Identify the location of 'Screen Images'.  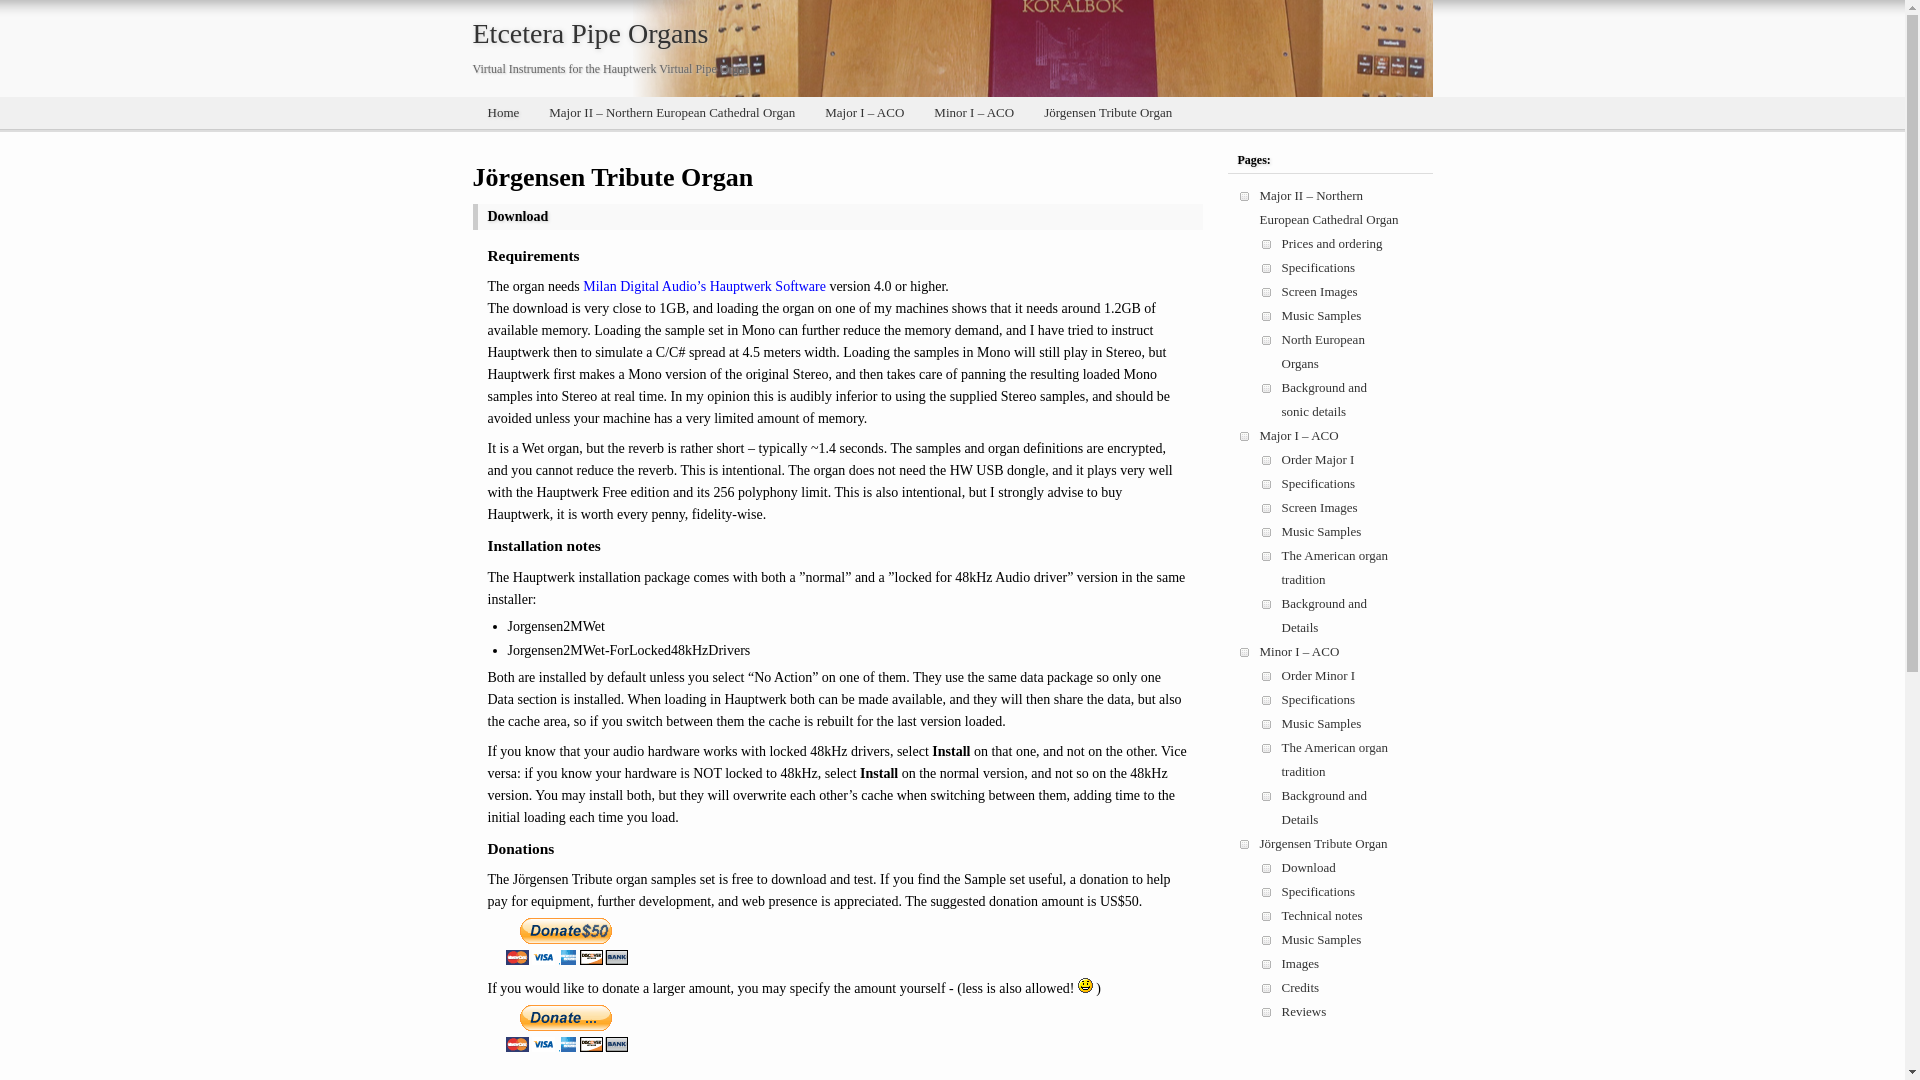
(1320, 291).